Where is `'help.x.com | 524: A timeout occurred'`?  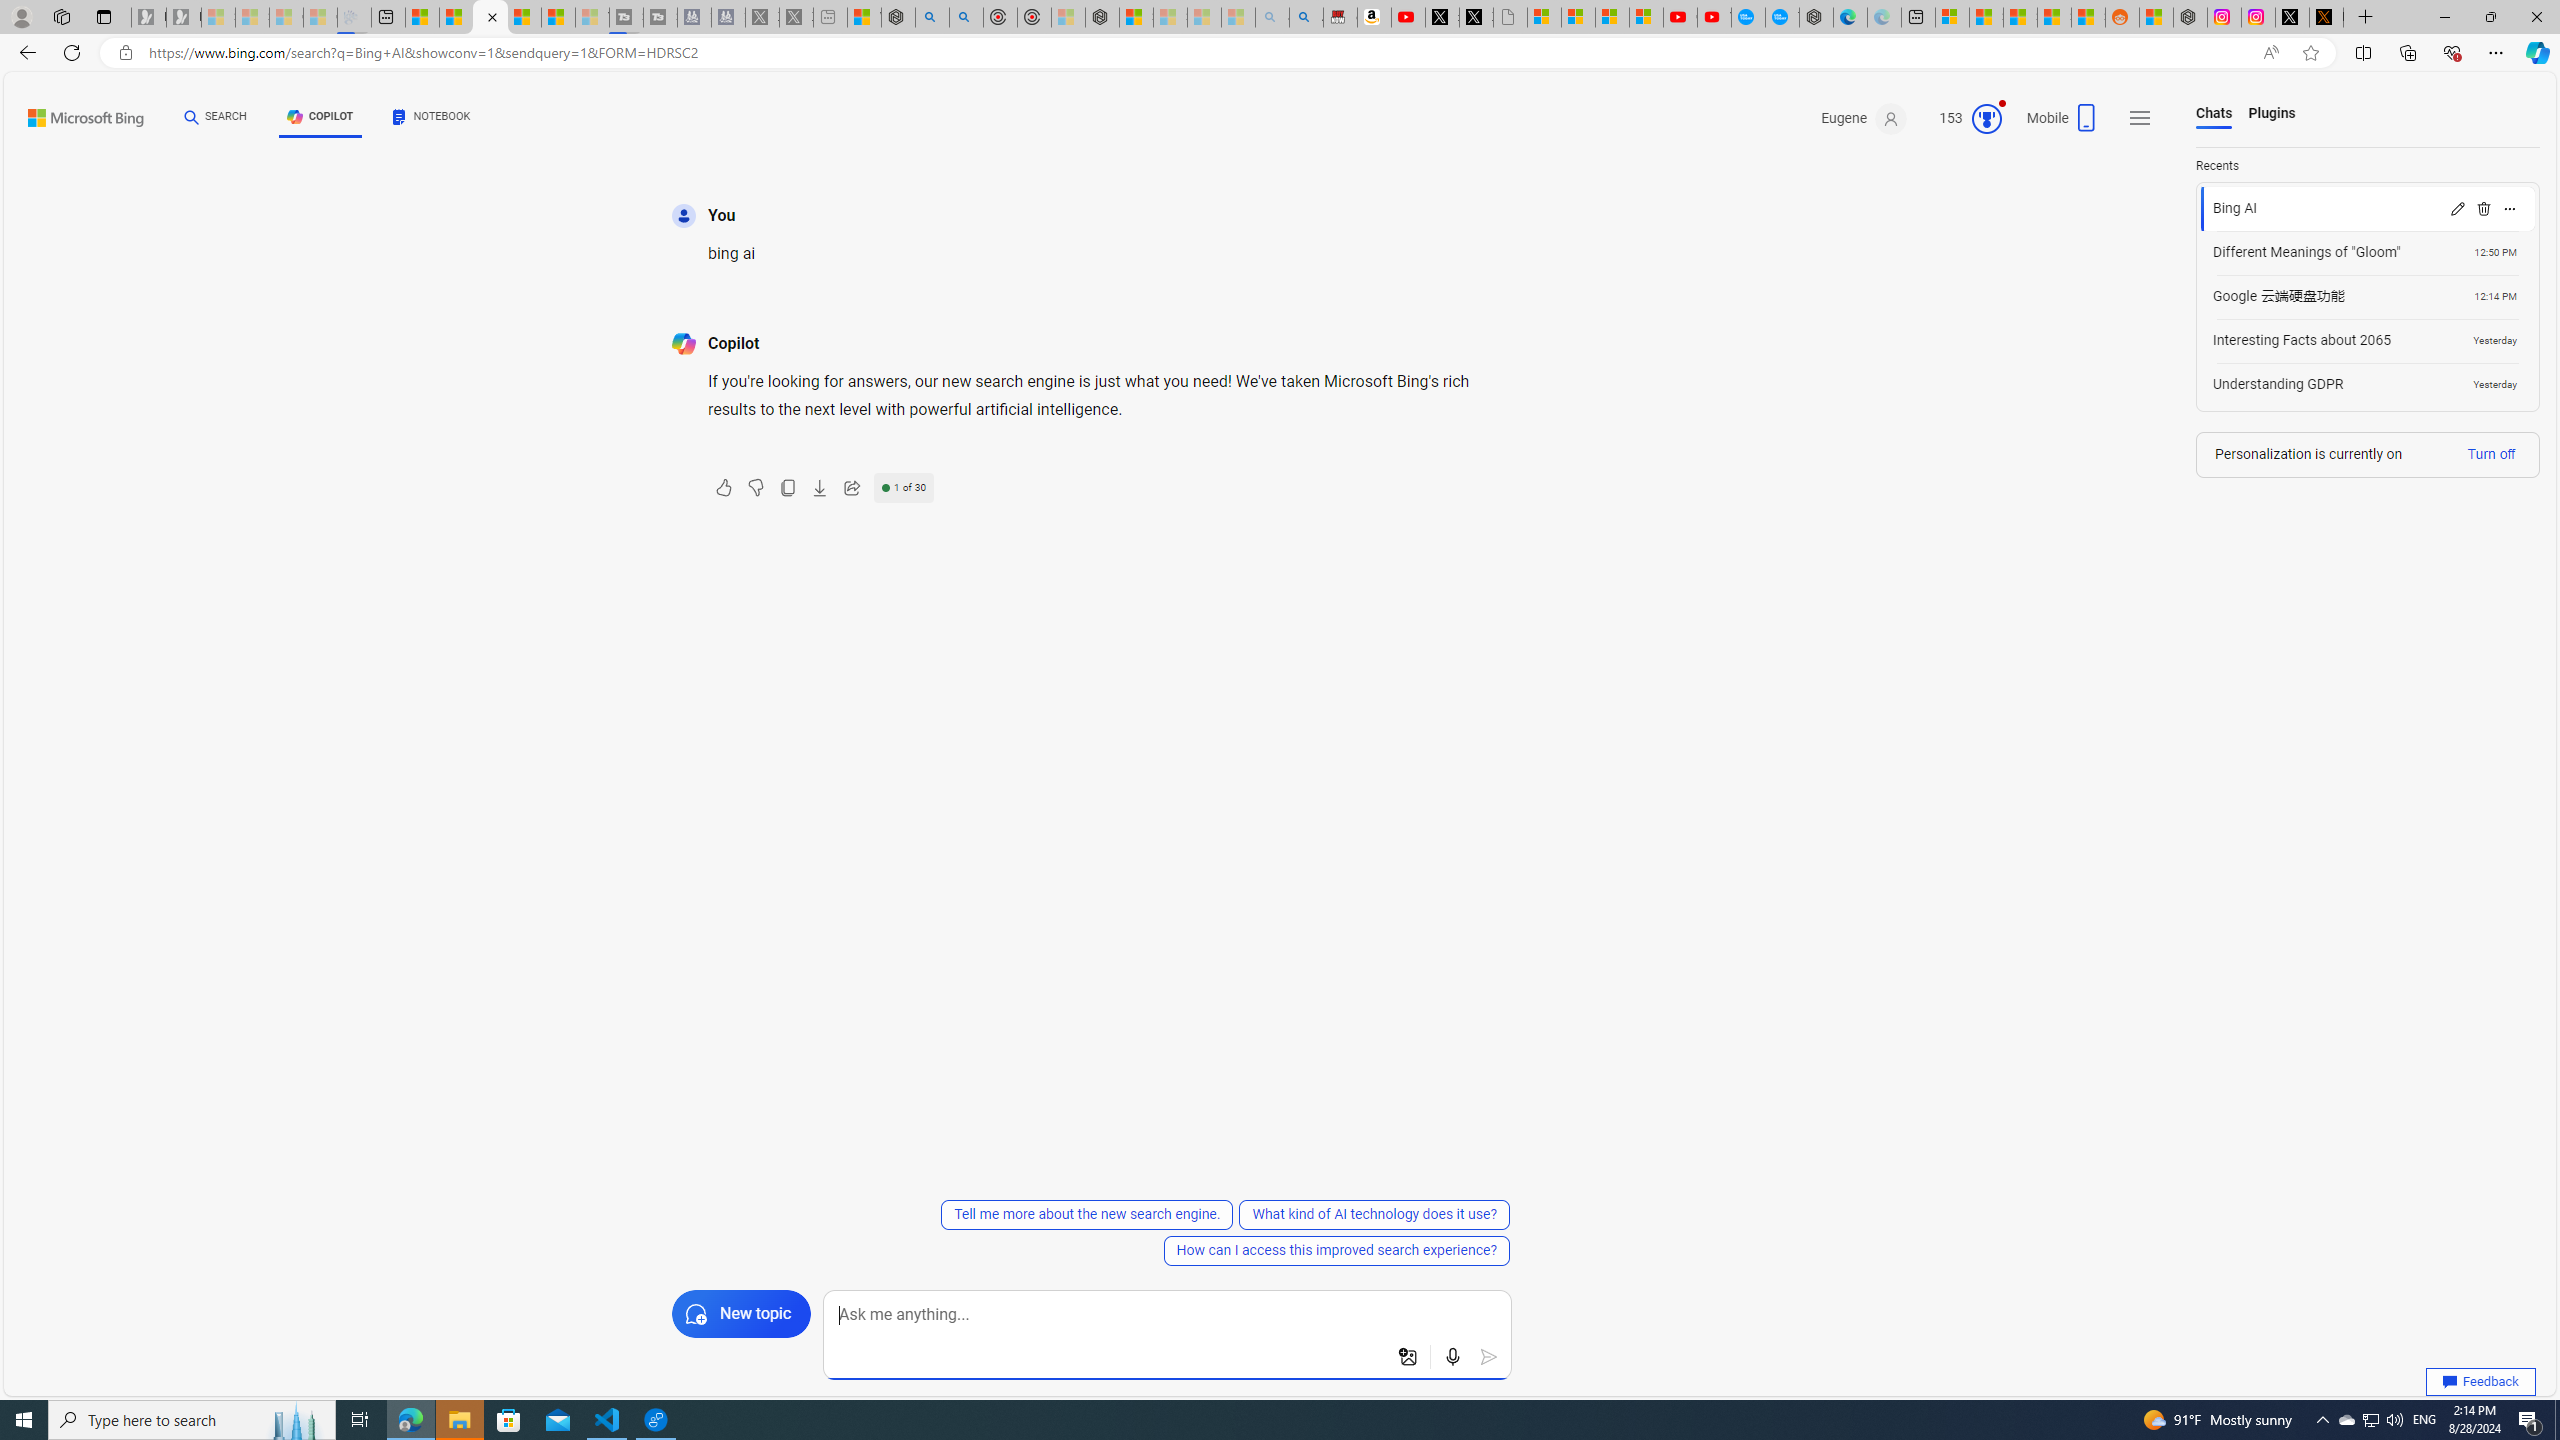
'help.x.com | 524: A timeout occurred' is located at coordinates (2327, 16).